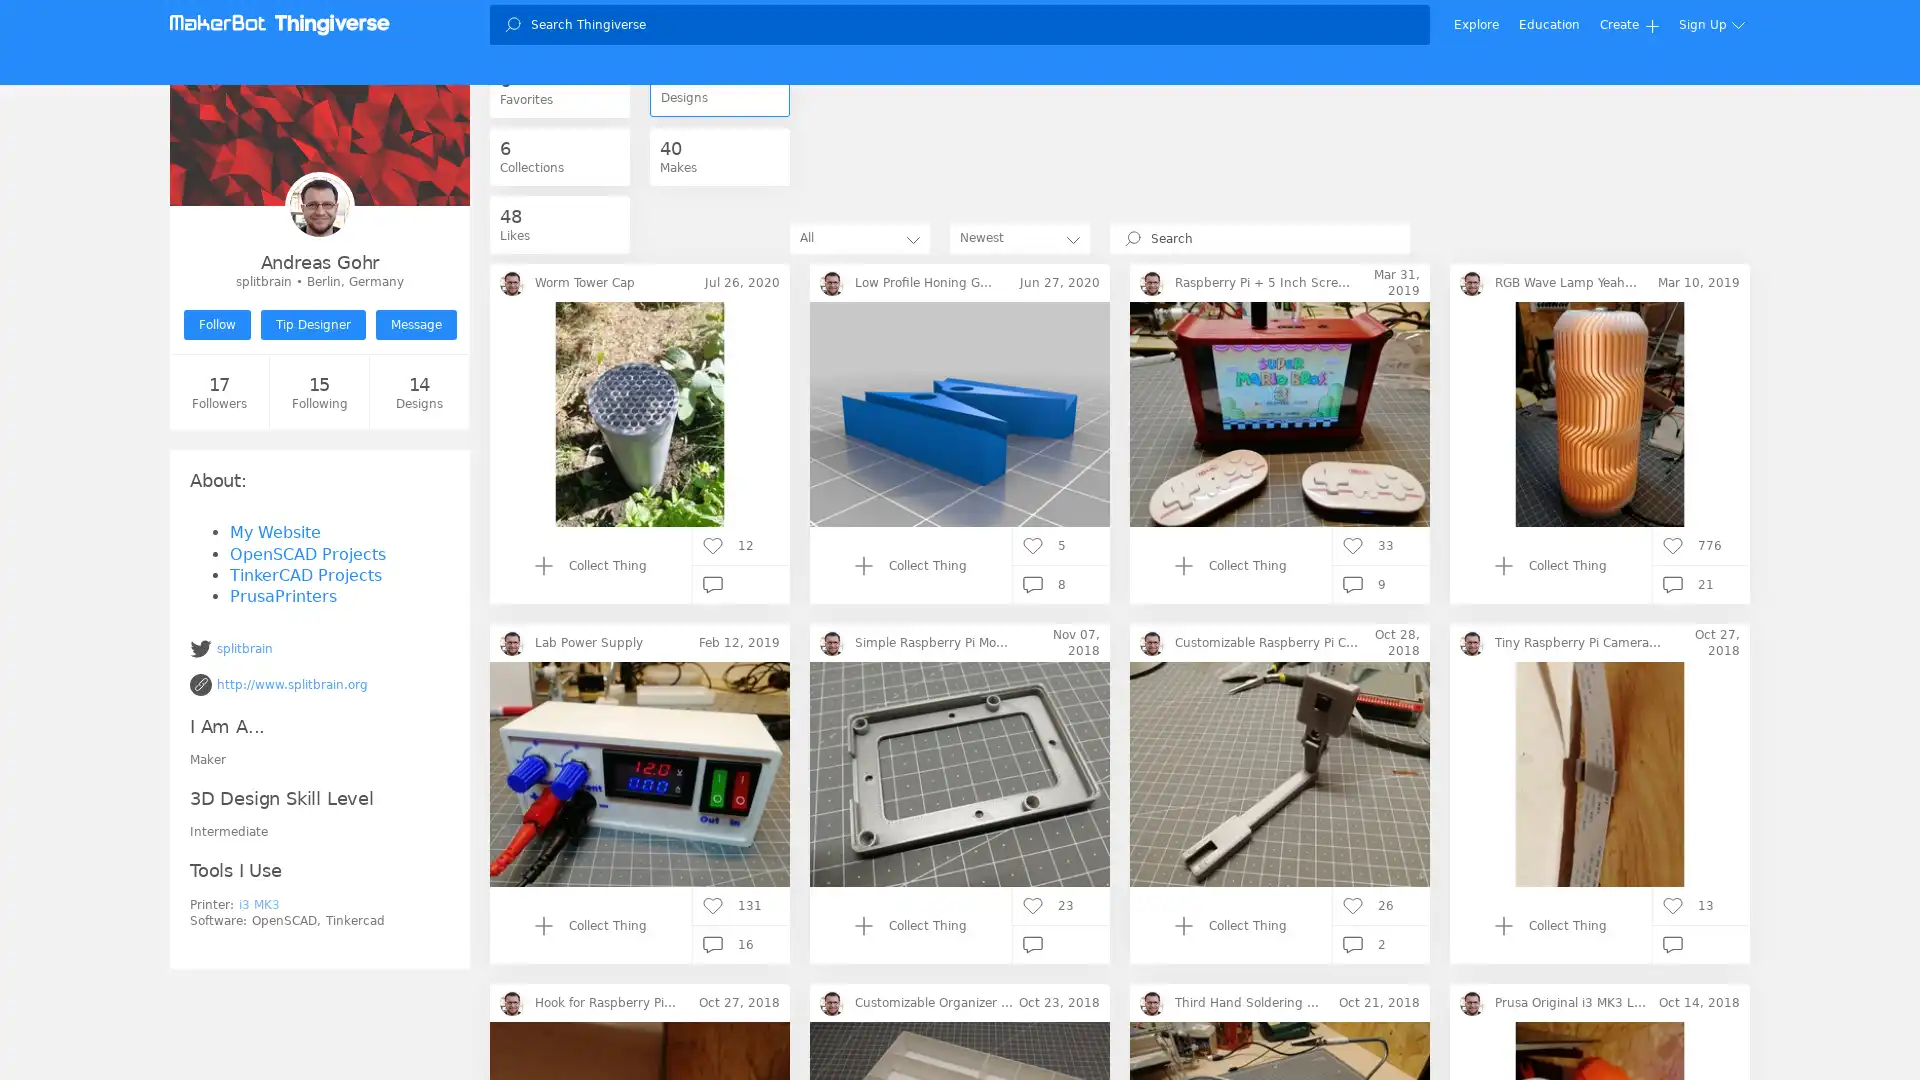  What do you see at coordinates (1629, 24) in the screenshot?
I see `Create` at bounding box center [1629, 24].